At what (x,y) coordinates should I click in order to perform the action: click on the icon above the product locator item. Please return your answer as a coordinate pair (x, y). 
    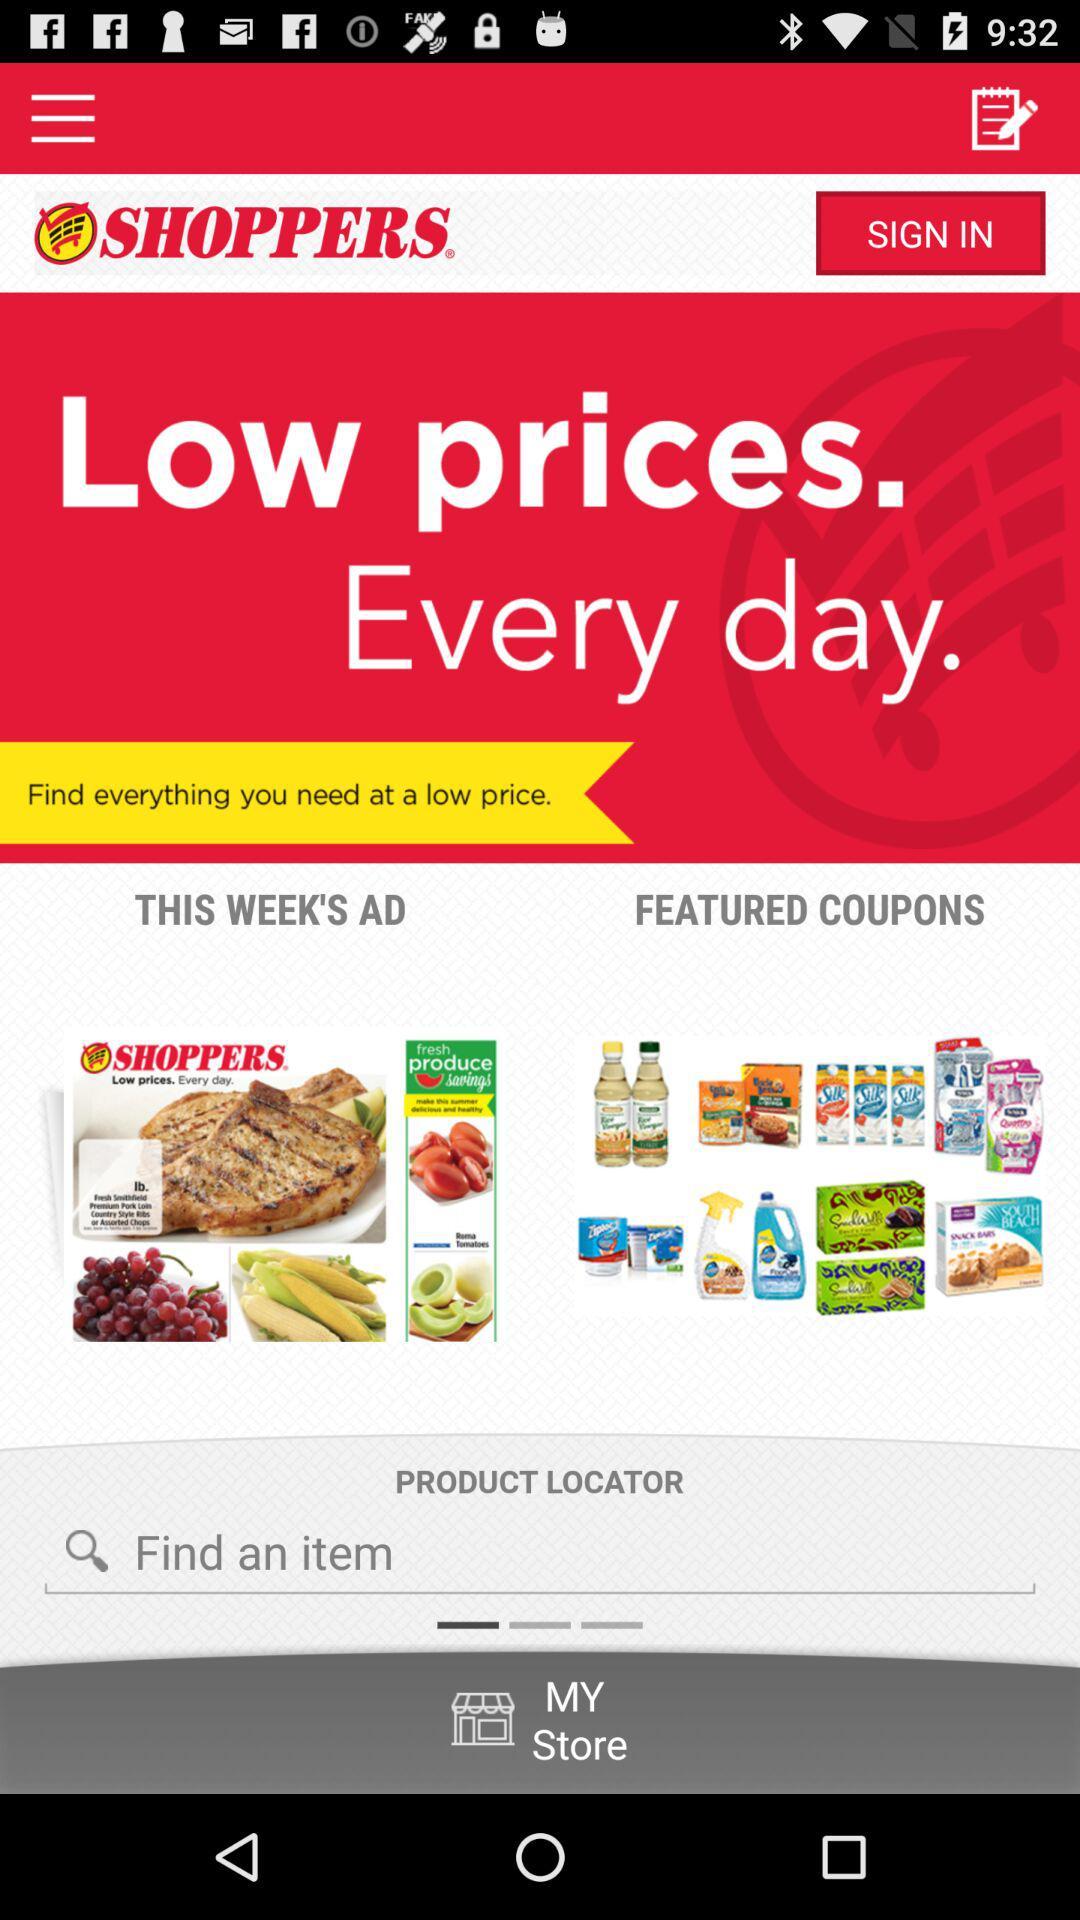
    Looking at the image, I should click on (284, 1184).